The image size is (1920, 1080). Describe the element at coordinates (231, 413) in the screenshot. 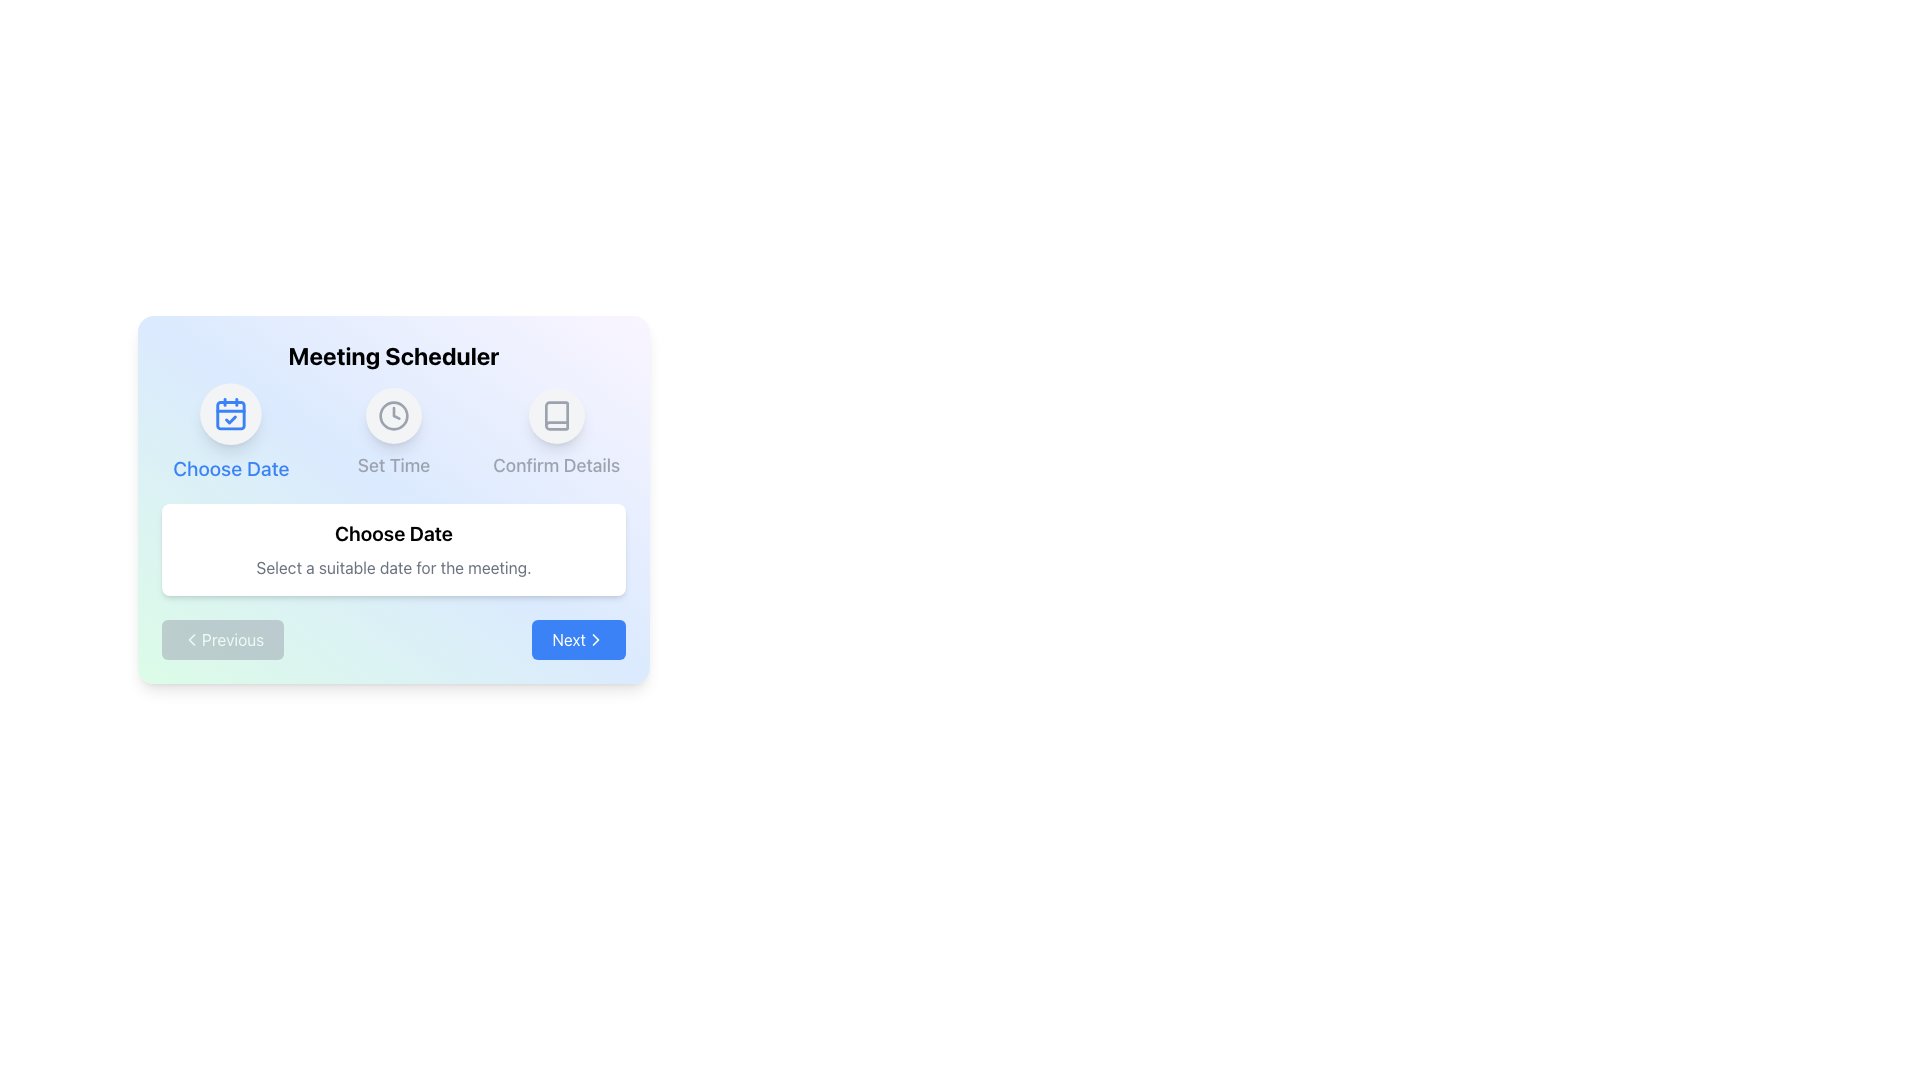

I see `the date selection icon located at the top-left corner of the 'Meeting Scheduler' panel` at that location.